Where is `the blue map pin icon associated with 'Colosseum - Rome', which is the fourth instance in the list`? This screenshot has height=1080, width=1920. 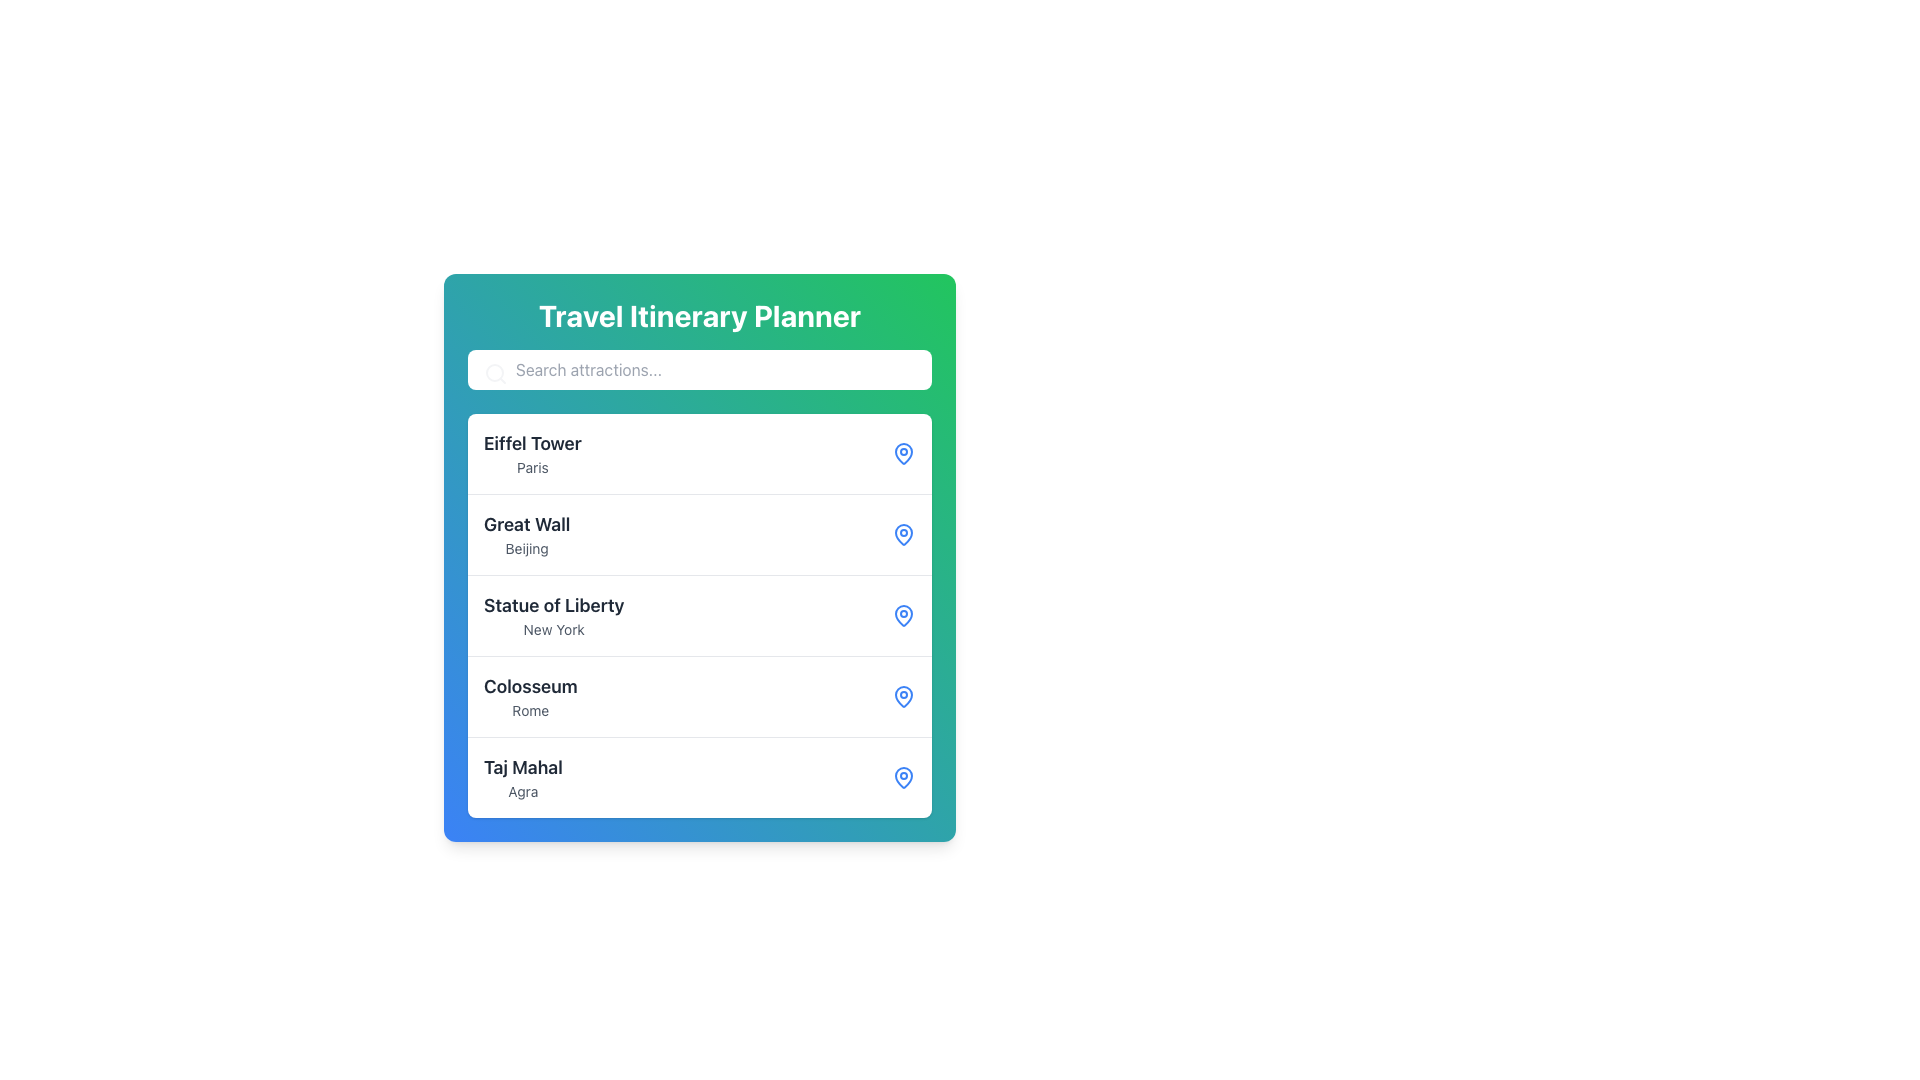 the blue map pin icon associated with 'Colosseum - Rome', which is the fourth instance in the list is located at coordinates (902, 696).